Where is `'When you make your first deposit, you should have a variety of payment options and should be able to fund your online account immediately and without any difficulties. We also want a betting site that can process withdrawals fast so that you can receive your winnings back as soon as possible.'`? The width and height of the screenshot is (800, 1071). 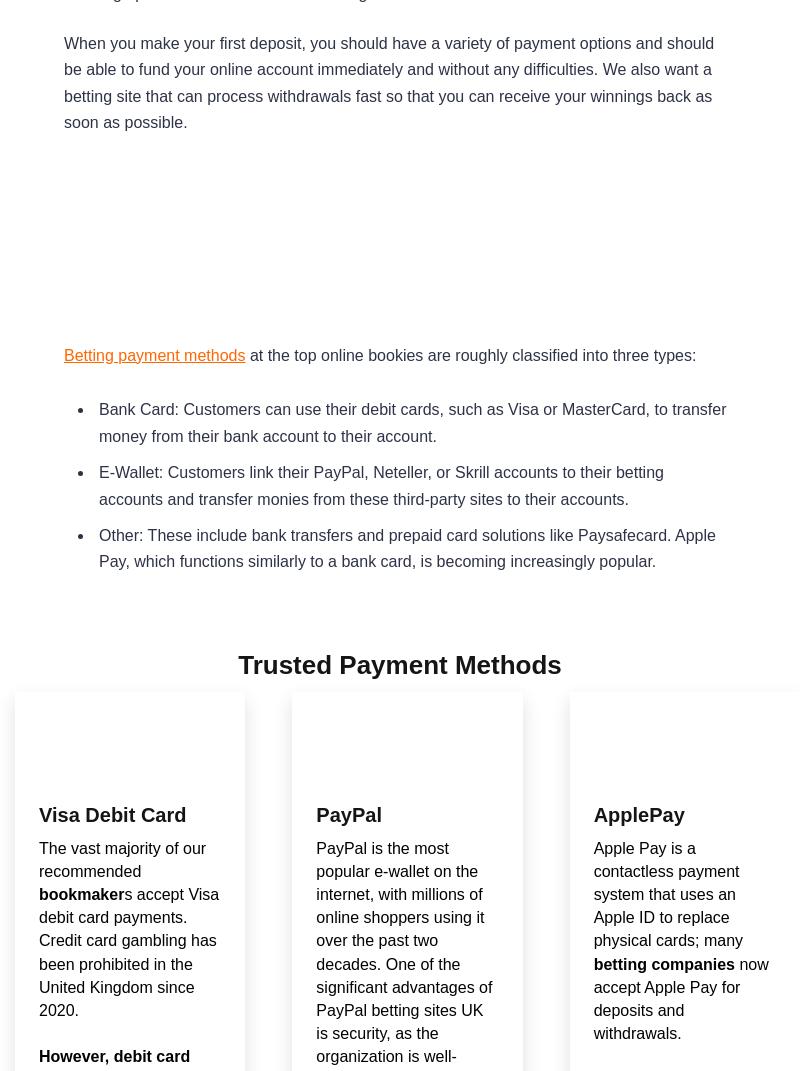
'When you make your first deposit, you should have a variety of payment options and should be able to fund your online account immediately and without any difficulties. We also want a betting site that can process withdrawals fast so that you can receive your winnings back as soon as possible.' is located at coordinates (387, 82).